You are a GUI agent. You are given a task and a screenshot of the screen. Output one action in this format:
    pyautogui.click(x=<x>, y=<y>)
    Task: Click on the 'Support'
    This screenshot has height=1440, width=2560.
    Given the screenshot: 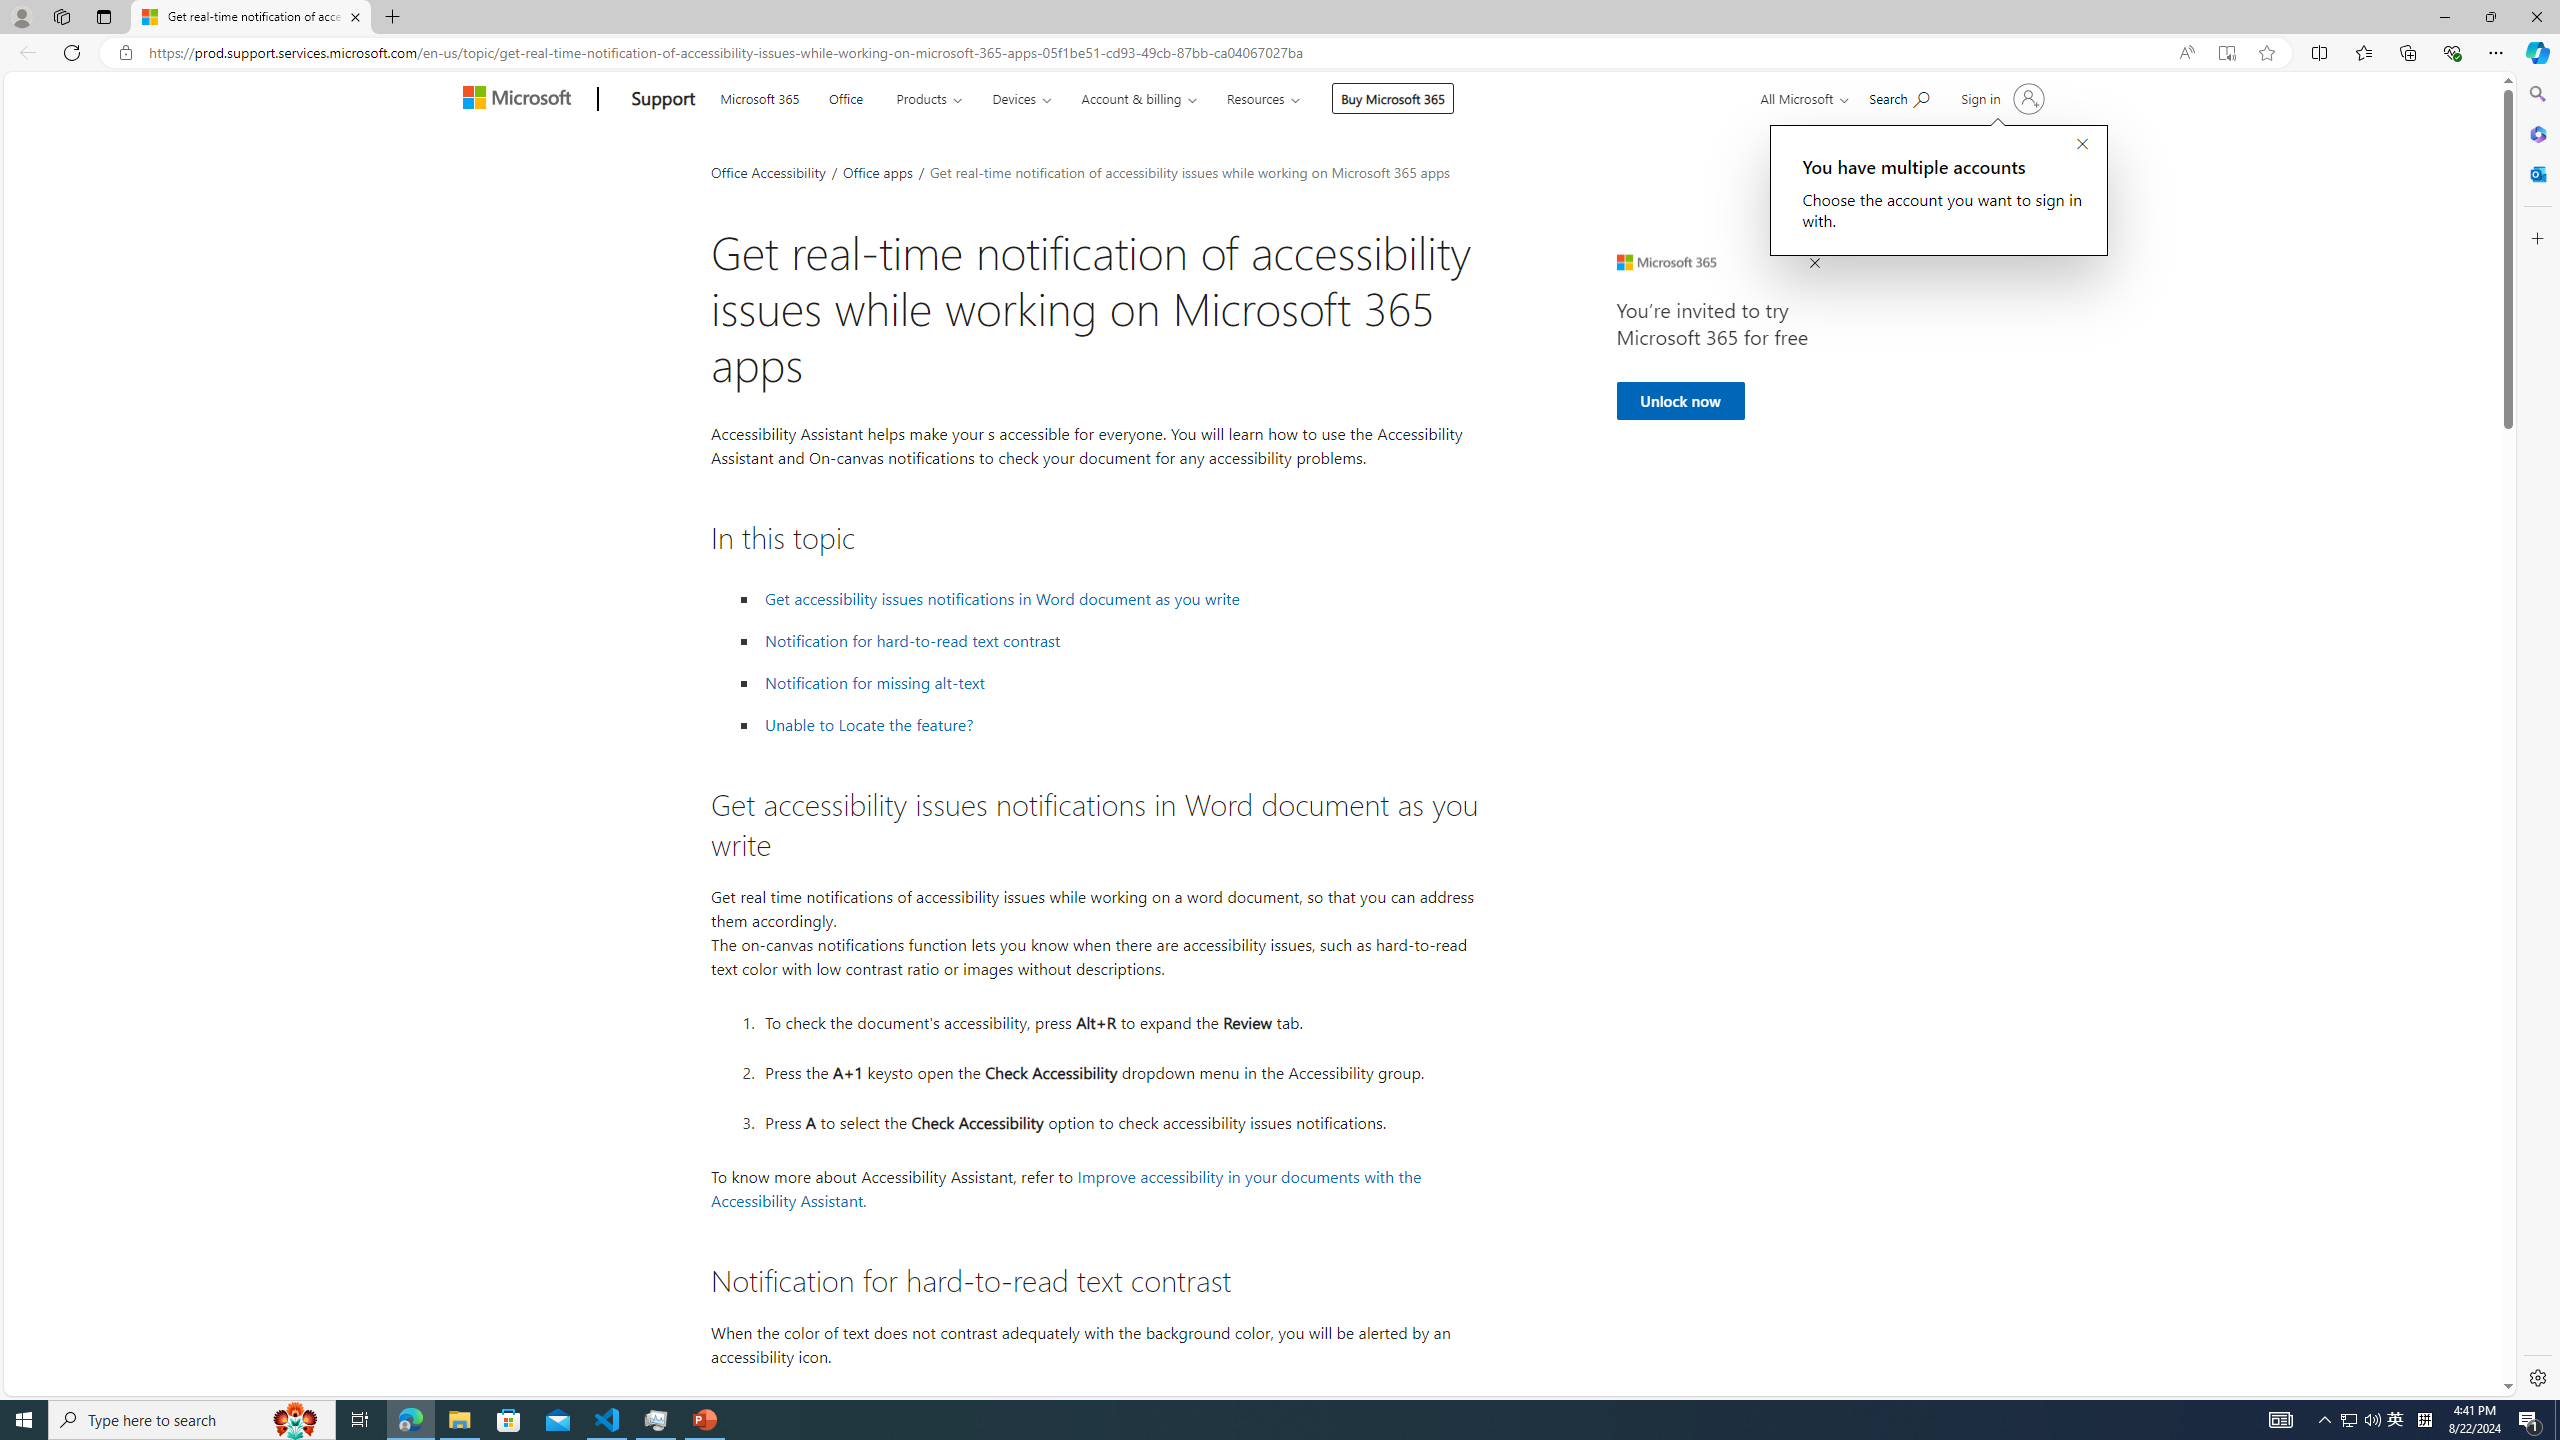 What is the action you would take?
    pyautogui.click(x=664, y=99)
    